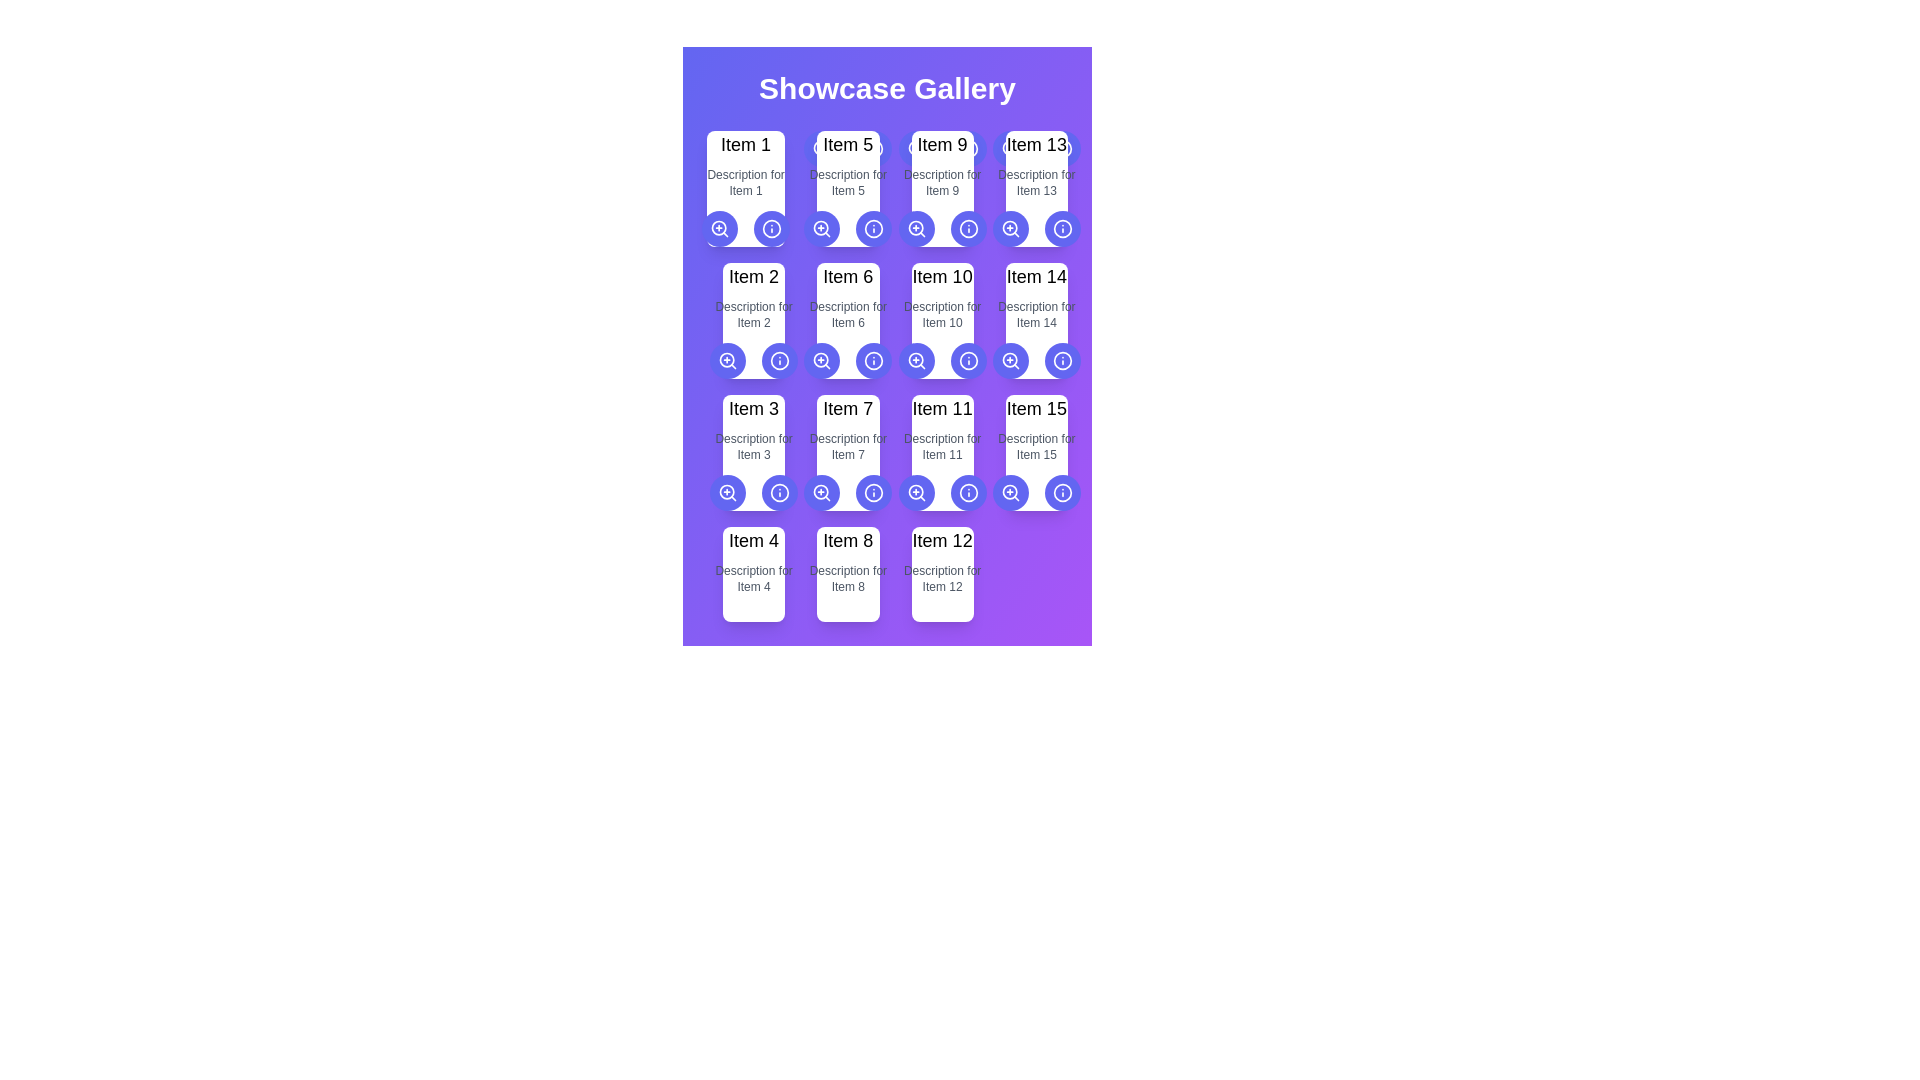 This screenshot has height=1080, width=1920. I want to click on the text label displaying 'Description for Item 14', which is located under the title 'Item 14' within a card-like display, so click(1036, 315).